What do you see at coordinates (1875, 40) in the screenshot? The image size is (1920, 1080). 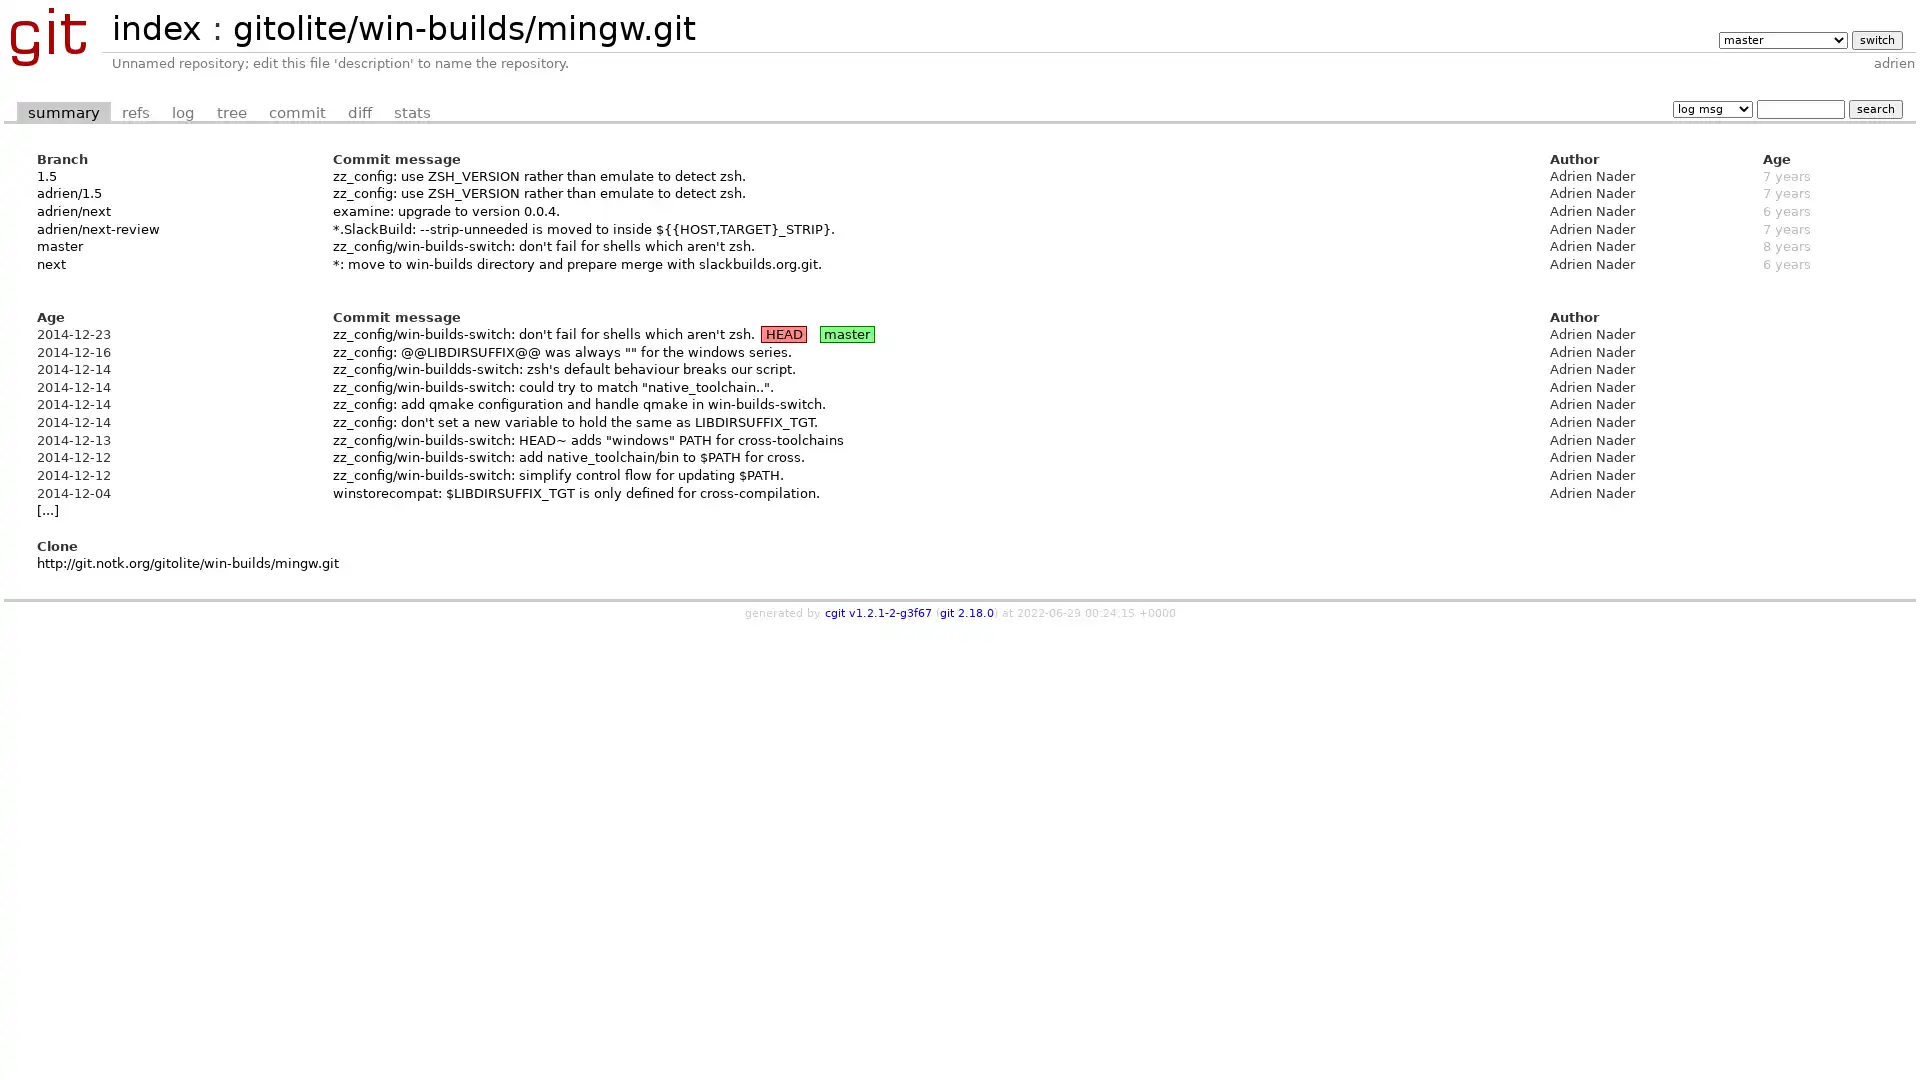 I see `switch` at bounding box center [1875, 40].